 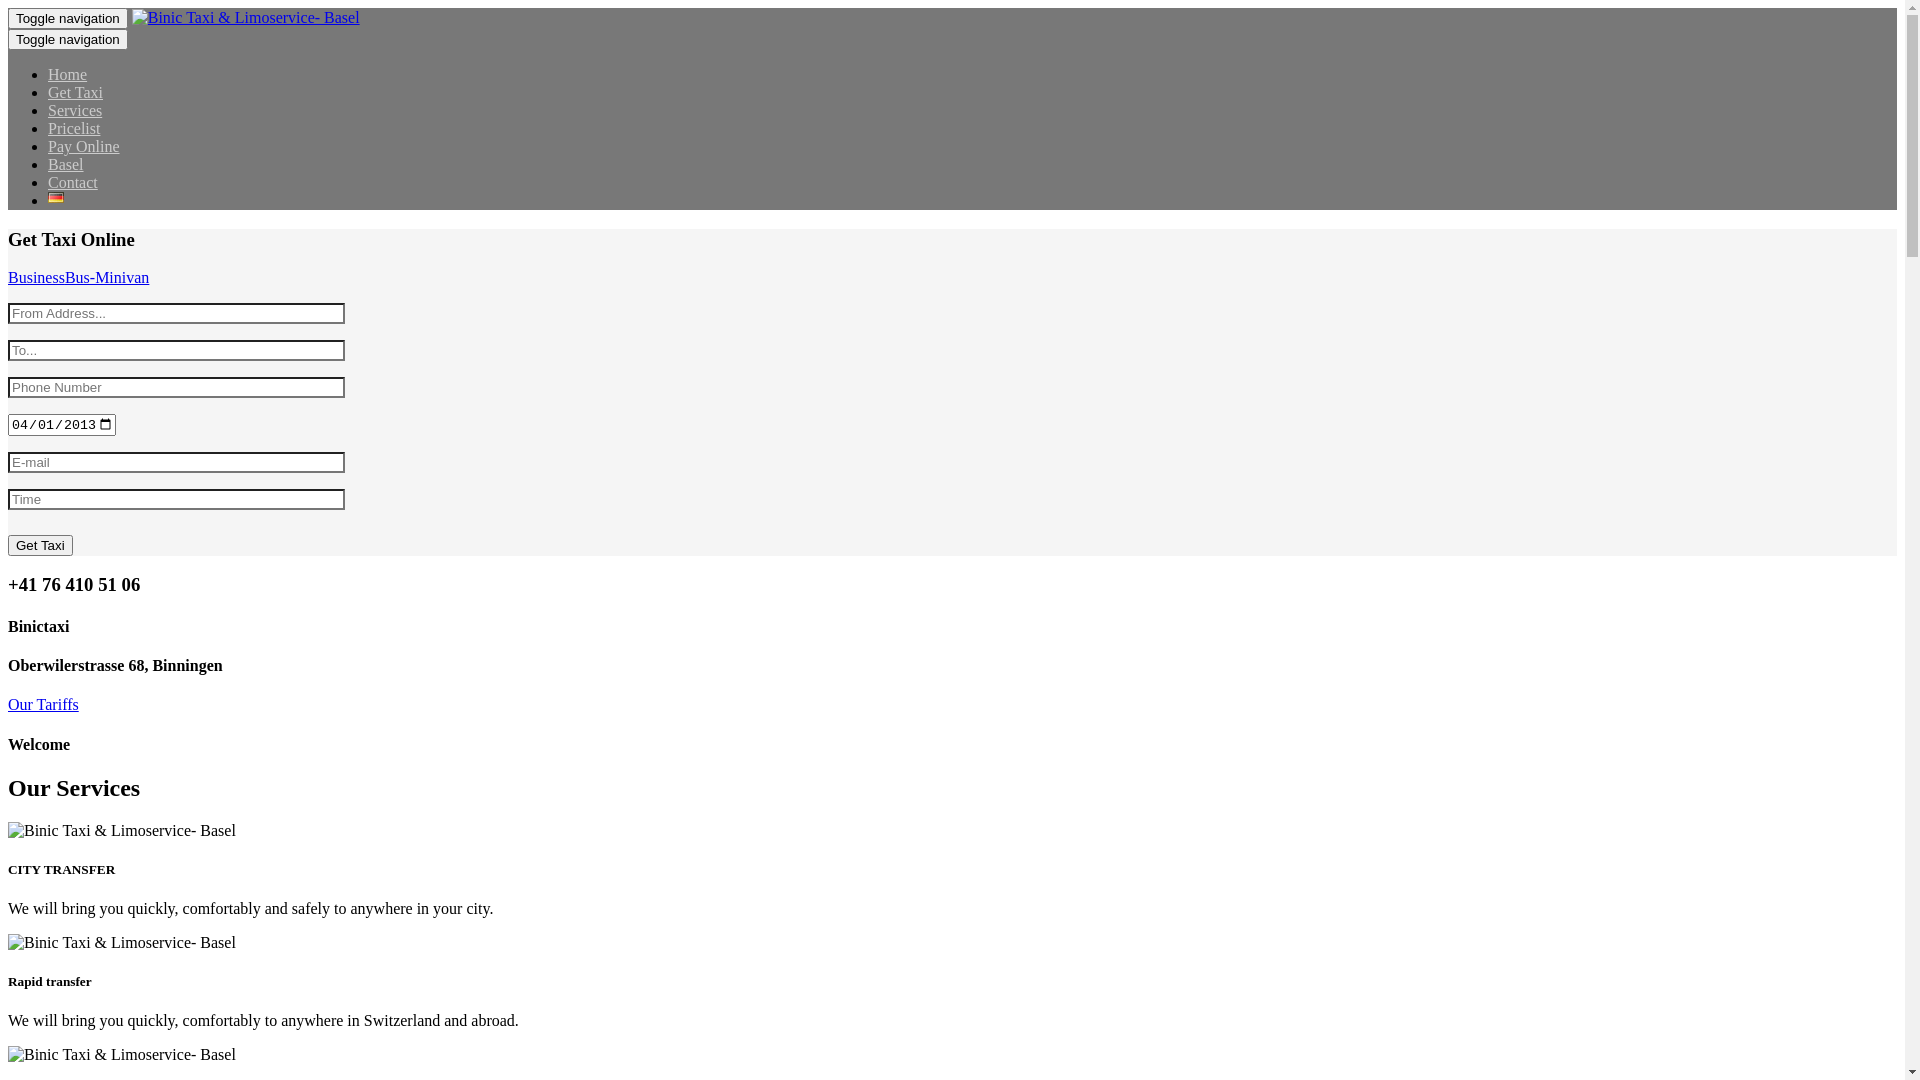 What do you see at coordinates (43, 703) in the screenshot?
I see `'Our Tariffs'` at bounding box center [43, 703].